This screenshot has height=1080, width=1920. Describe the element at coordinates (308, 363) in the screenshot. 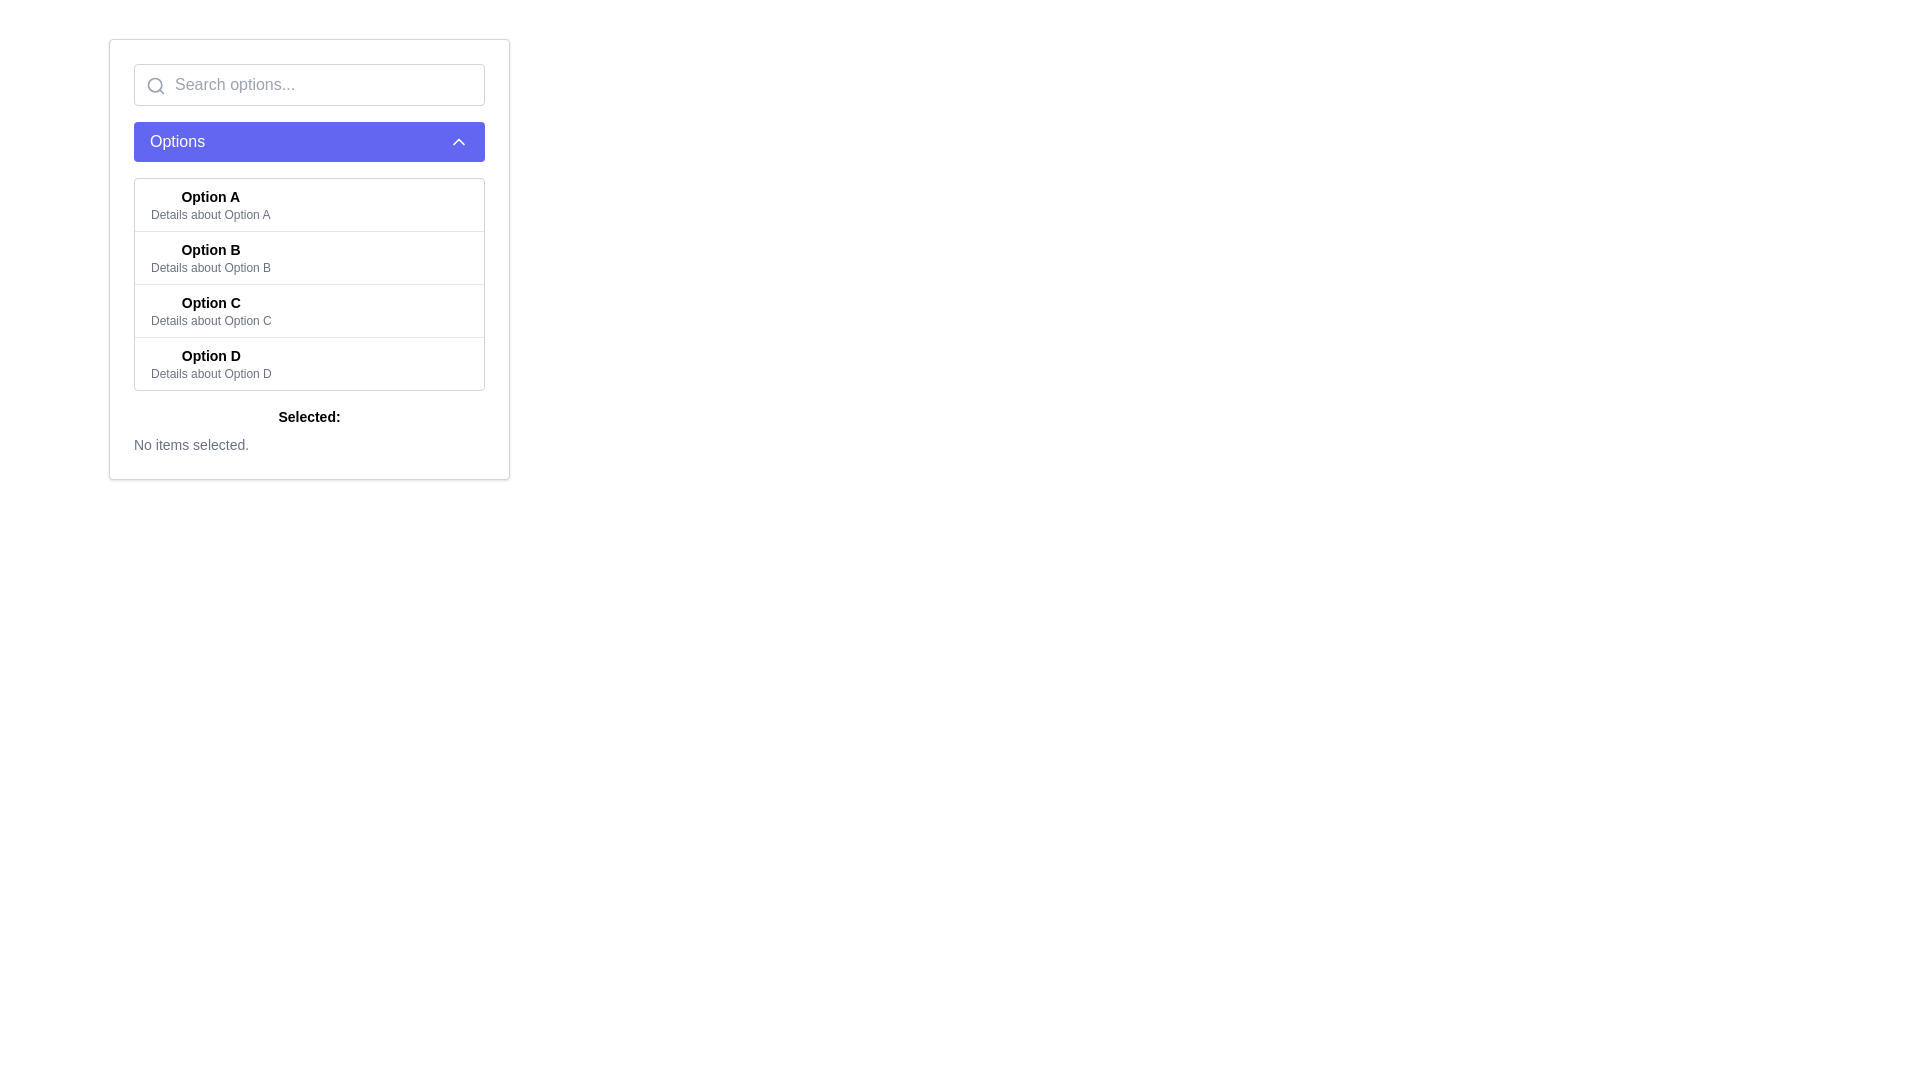

I see `the selectable option labeled 'Option D' which is the fourth item in the list` at that location.